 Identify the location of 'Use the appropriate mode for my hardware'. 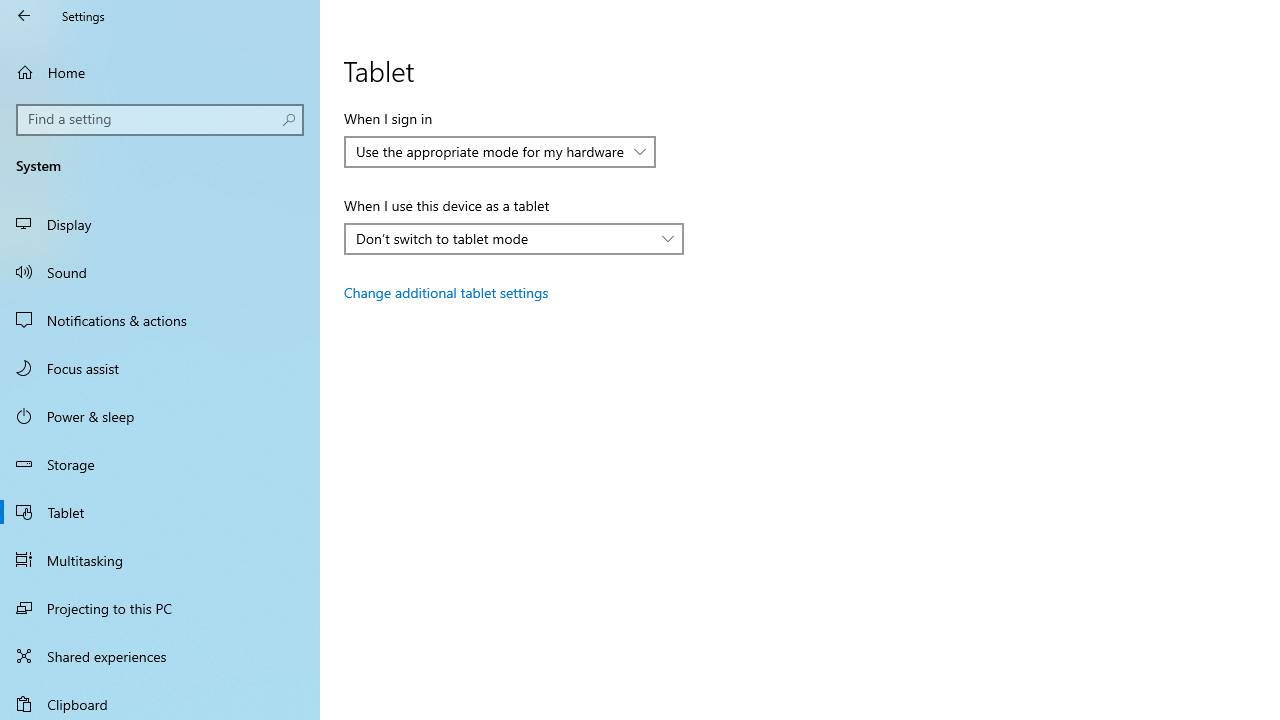
(490, 150).